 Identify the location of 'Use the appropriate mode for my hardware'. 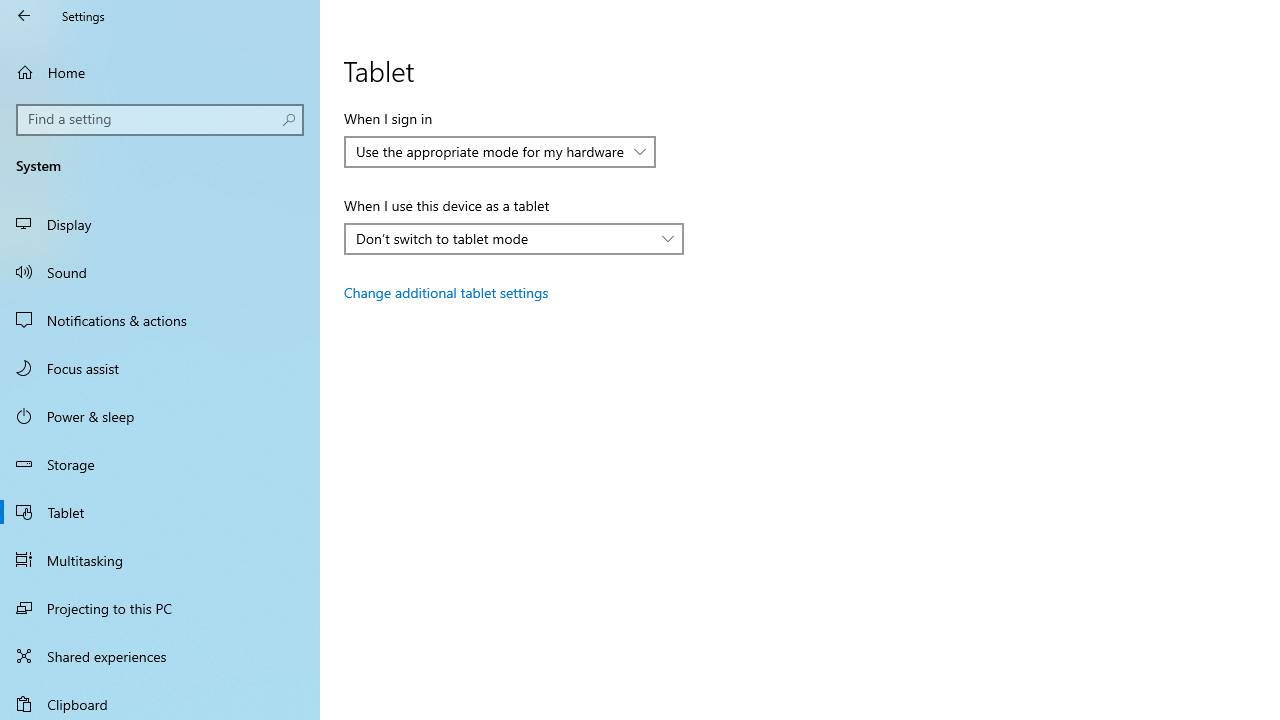
(490, 150).